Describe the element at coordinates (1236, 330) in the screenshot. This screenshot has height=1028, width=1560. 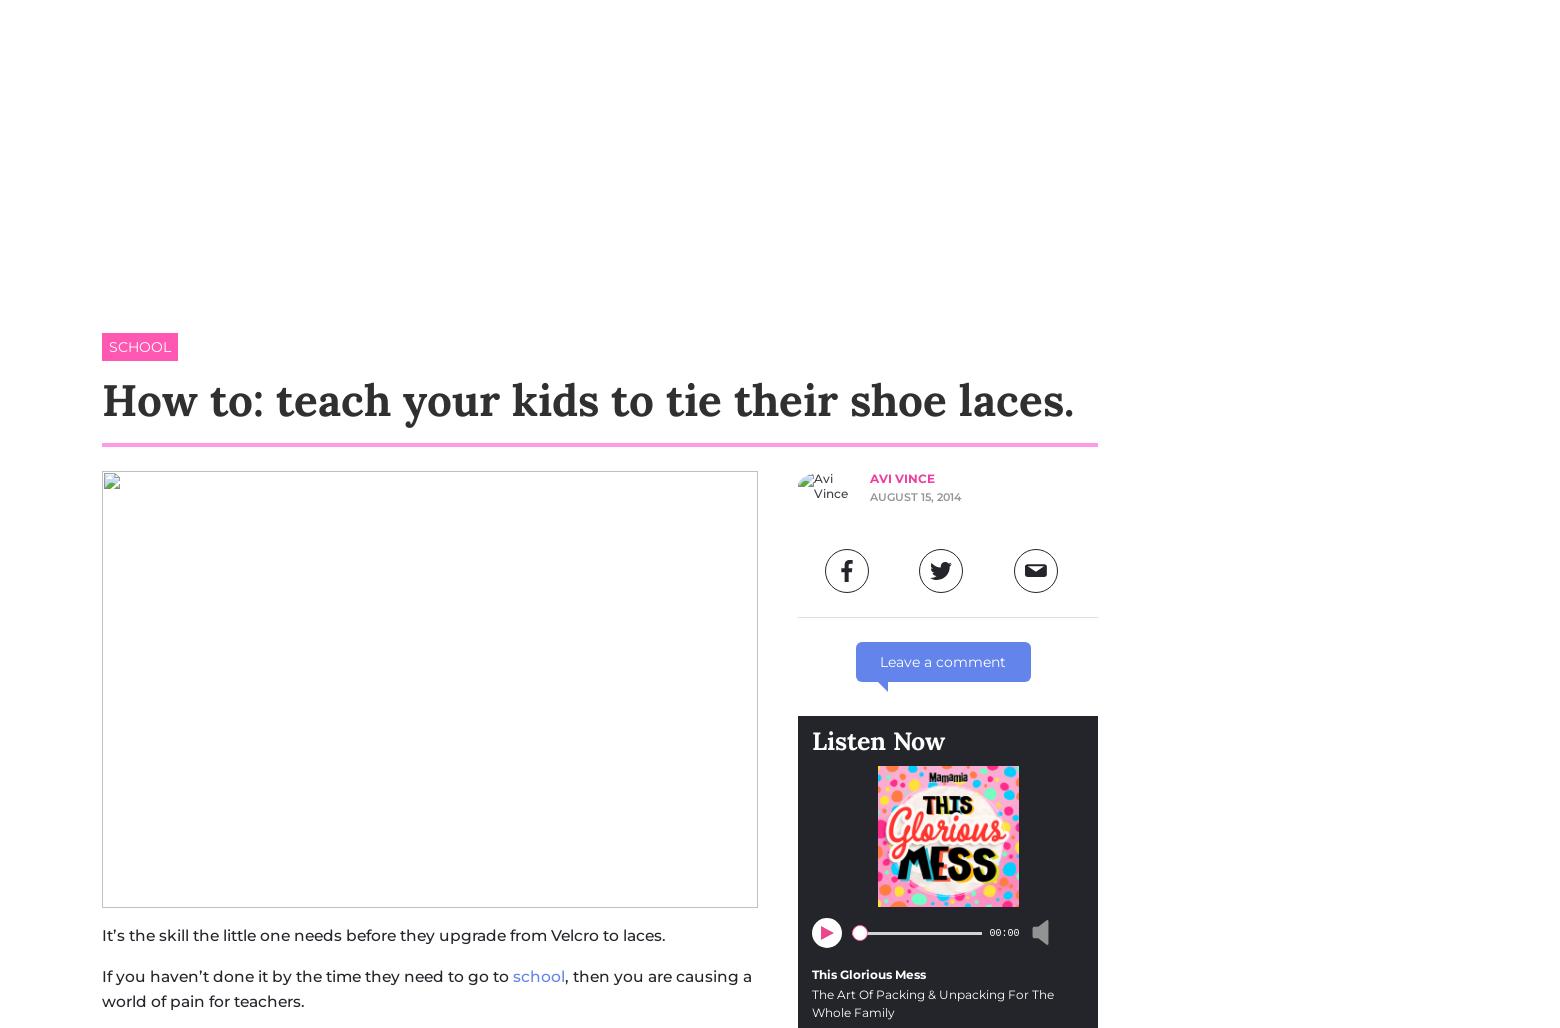
I see `'Notifications'` at that location.